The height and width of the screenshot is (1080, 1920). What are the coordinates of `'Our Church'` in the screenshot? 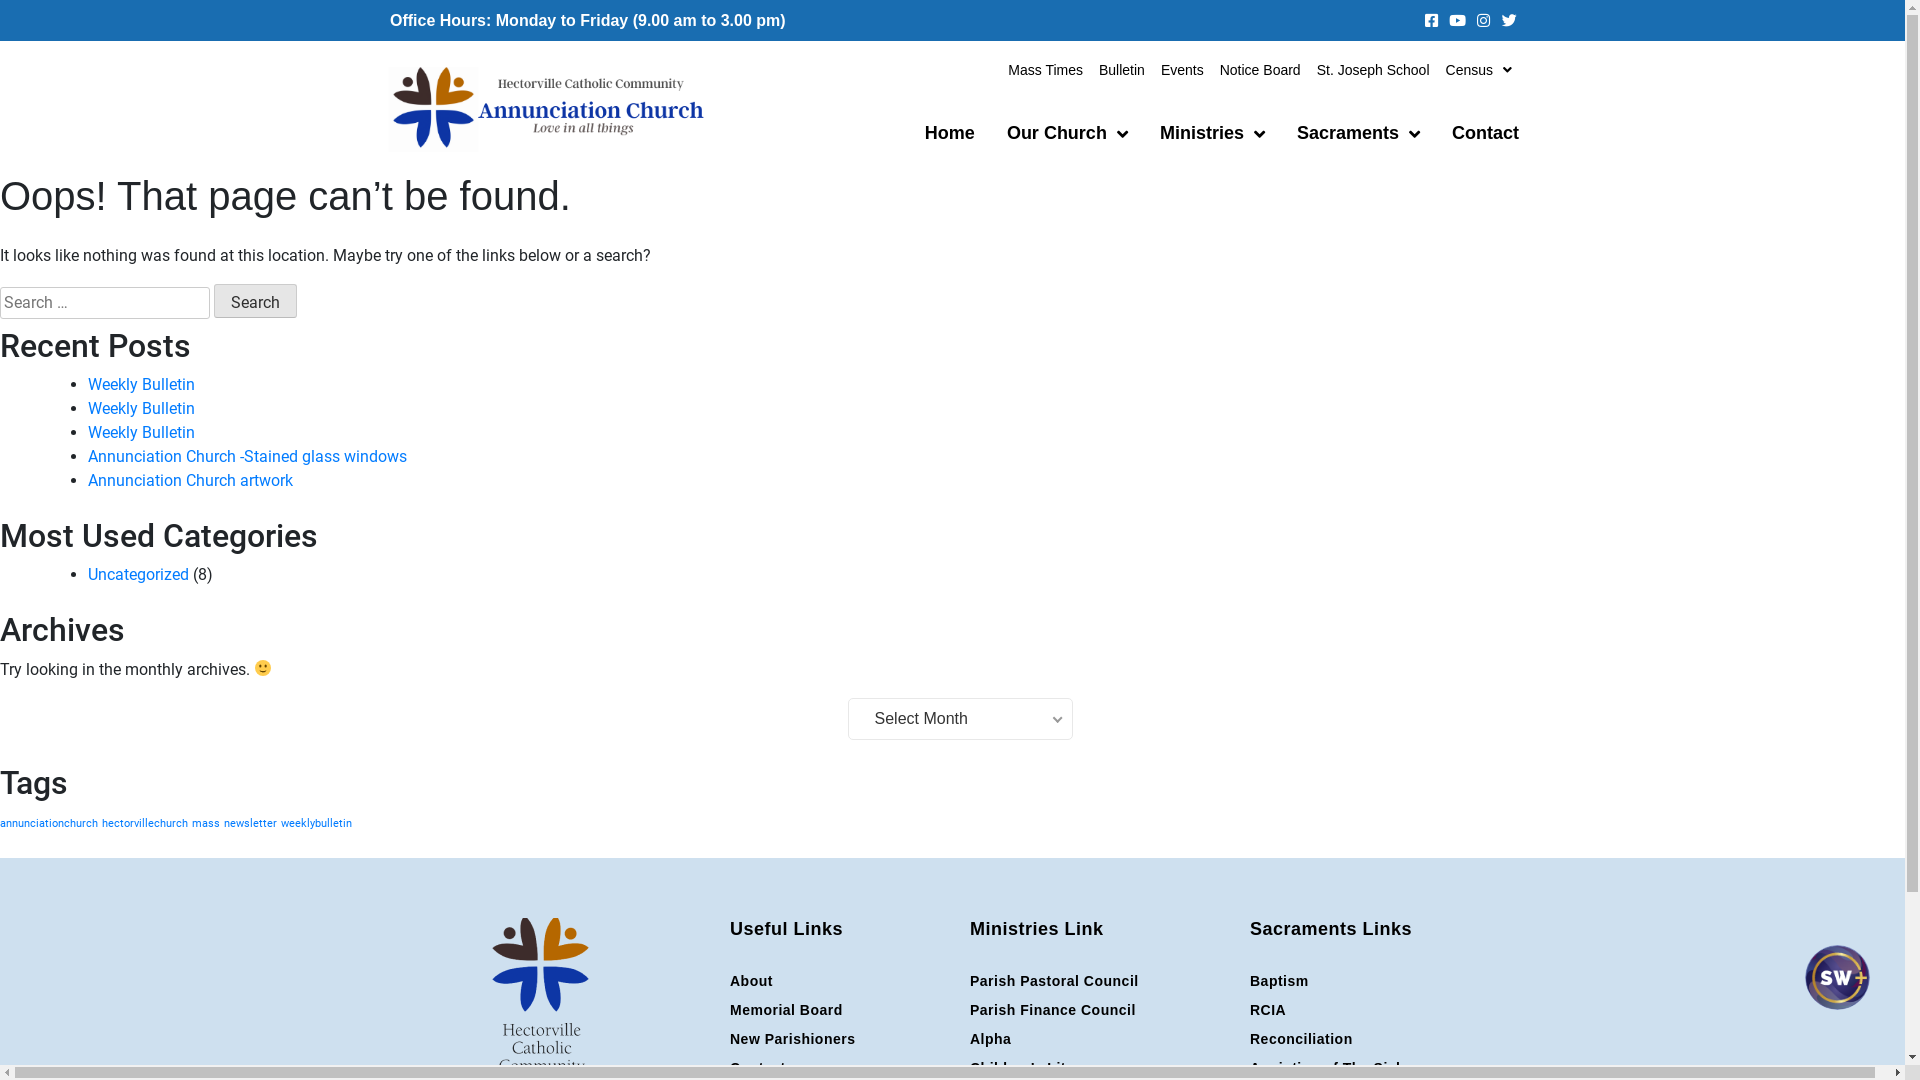 It's located at (1066, 133).